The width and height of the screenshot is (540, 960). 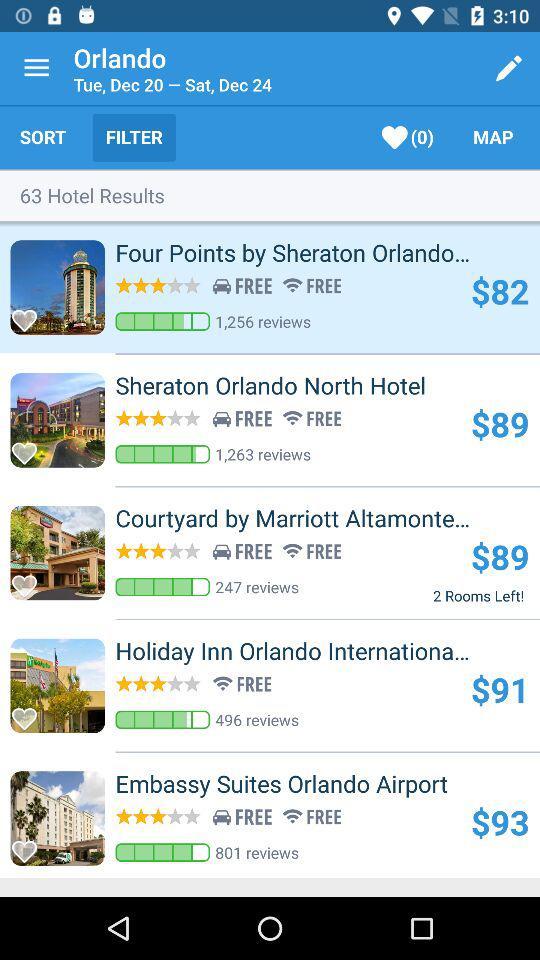 I want to click on as favorite, so click(x=29, y=845).